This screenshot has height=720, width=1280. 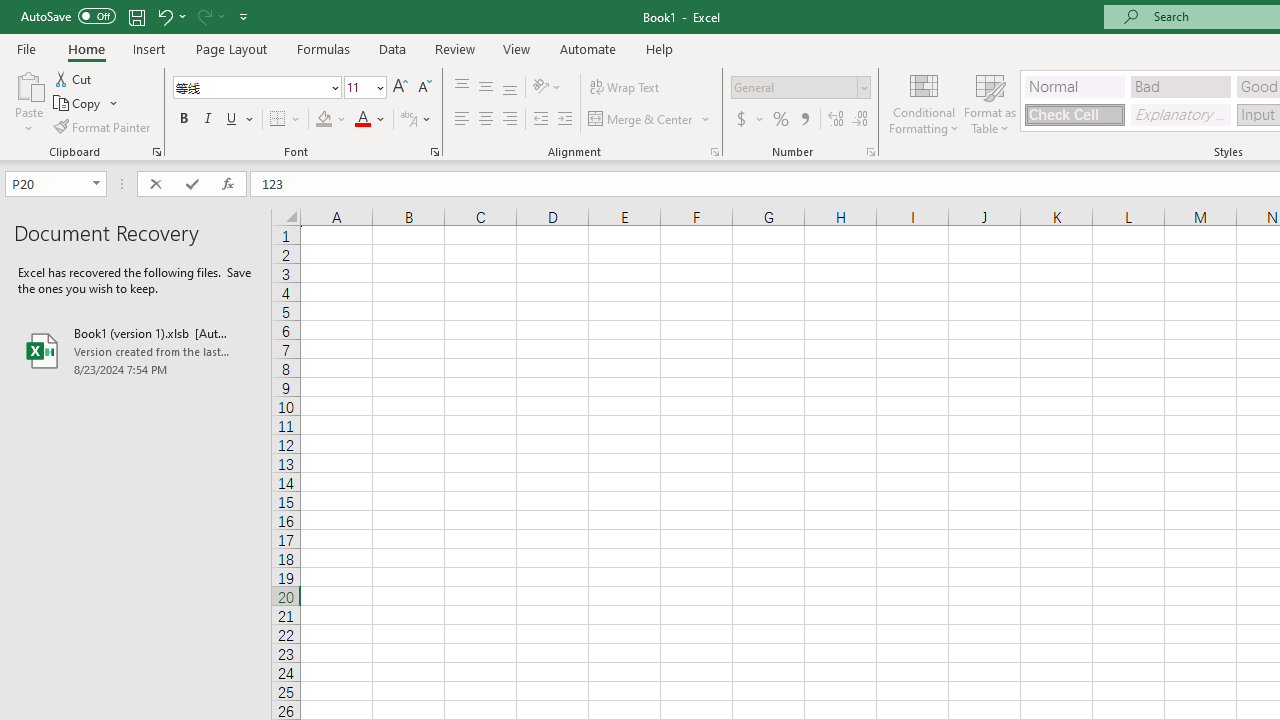 I want to click on 'Italic', so click(x=208, y=119).